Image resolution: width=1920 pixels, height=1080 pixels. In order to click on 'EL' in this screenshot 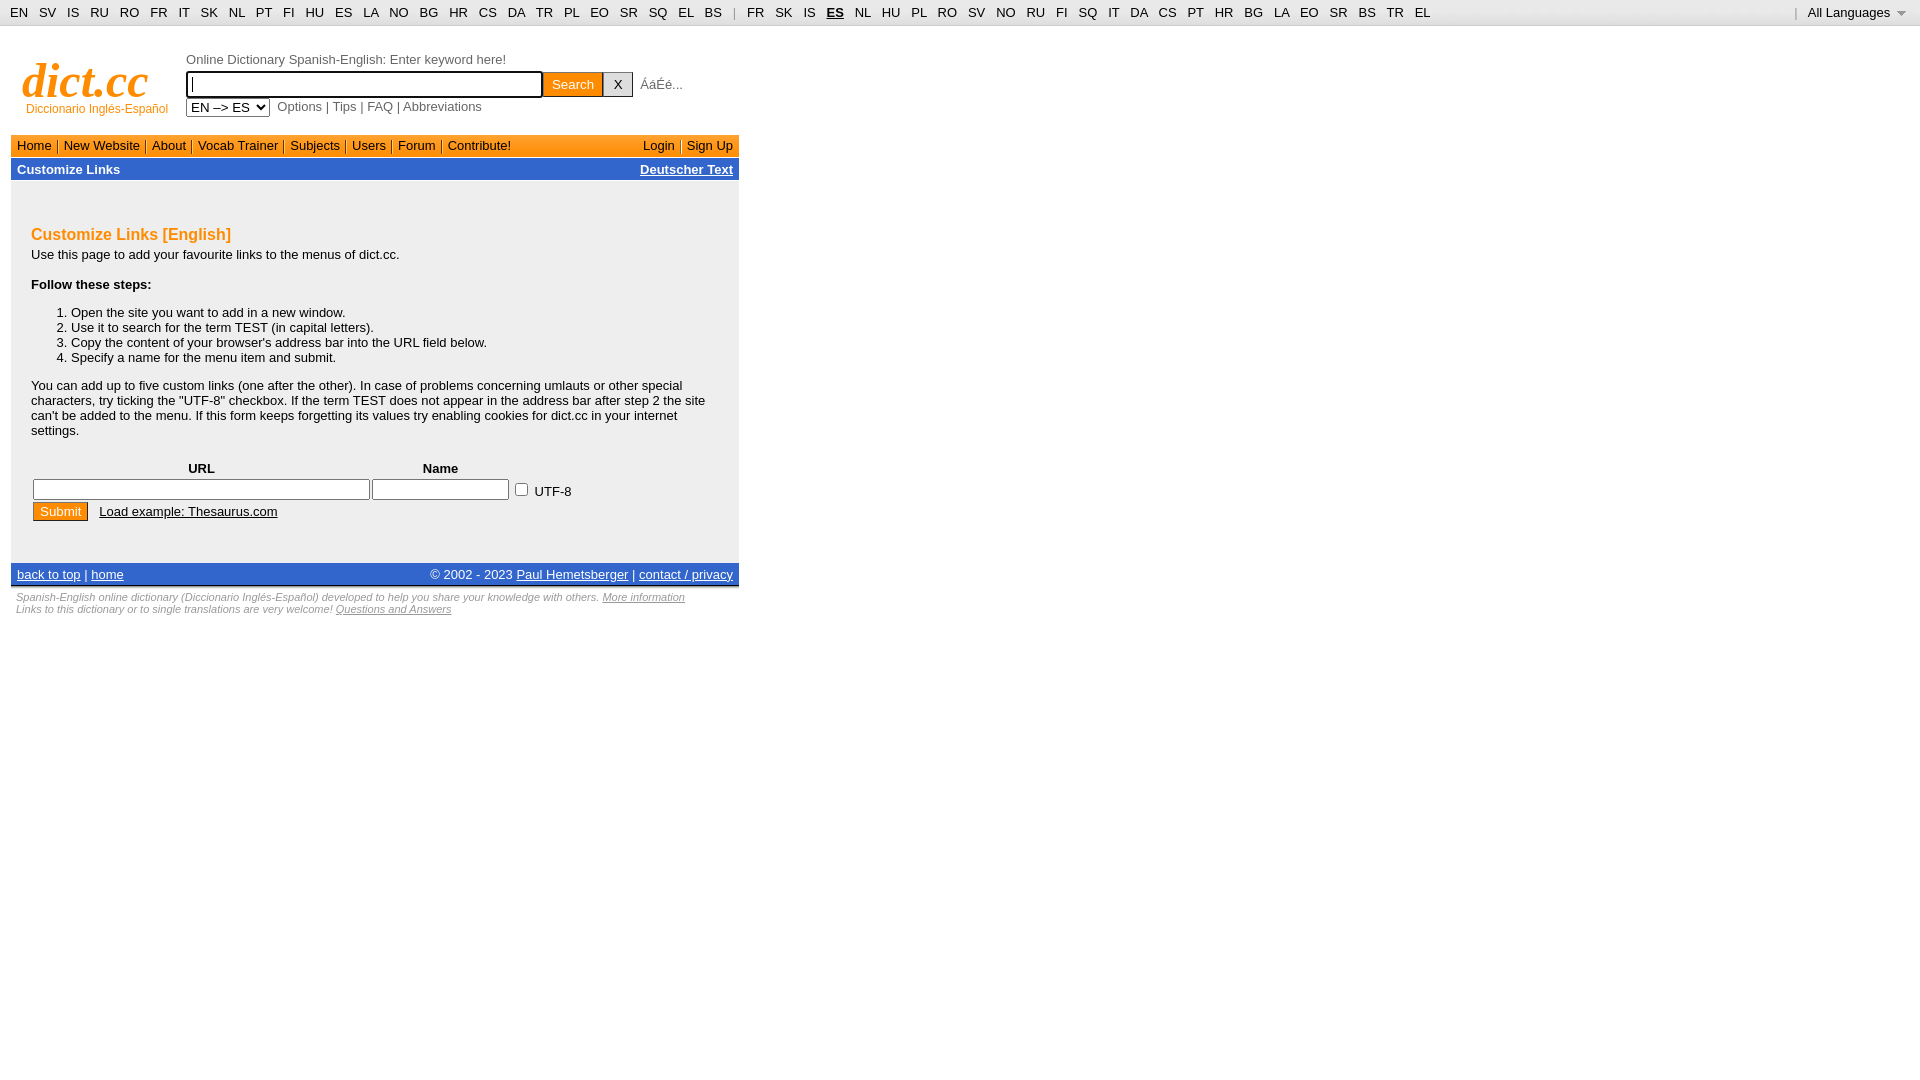, I will do `click(685, 12)`.